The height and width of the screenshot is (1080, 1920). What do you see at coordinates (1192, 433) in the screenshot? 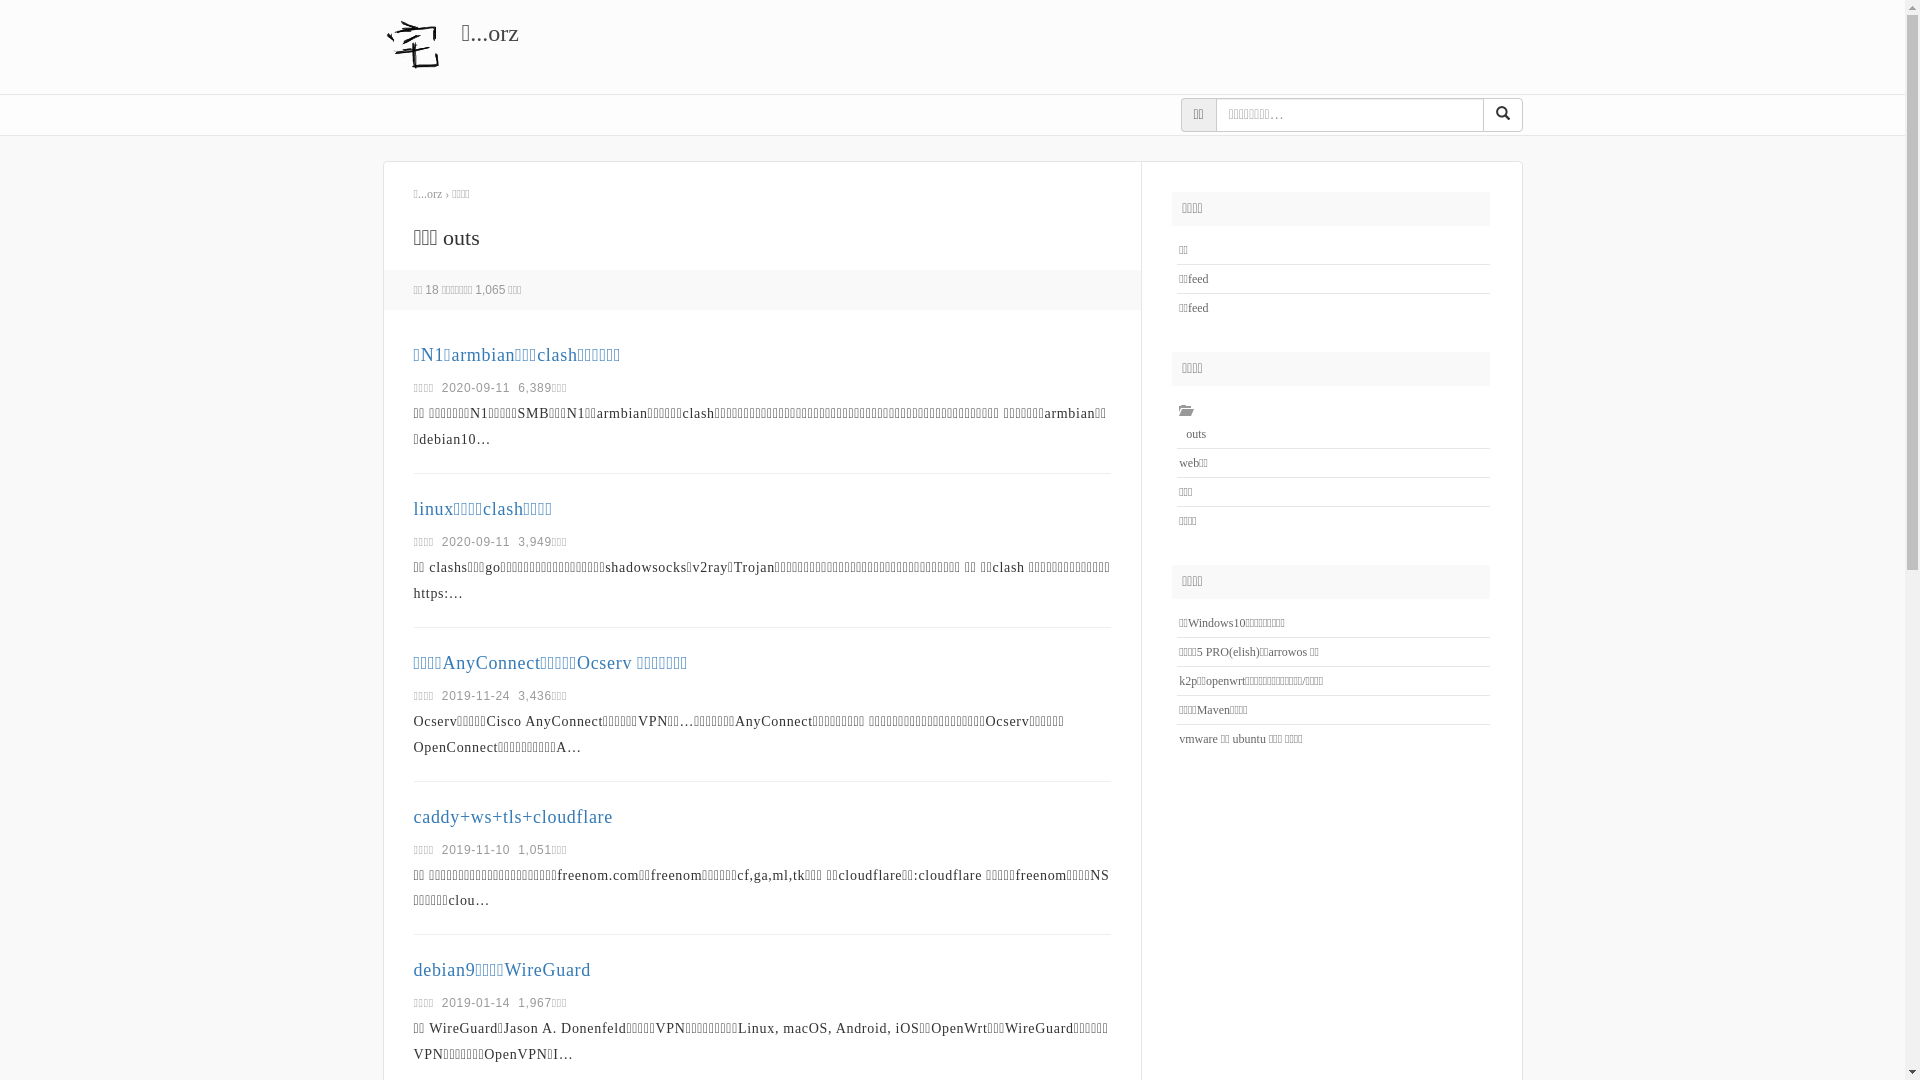
I see `'outs'` at bounding box center [1192, 433].